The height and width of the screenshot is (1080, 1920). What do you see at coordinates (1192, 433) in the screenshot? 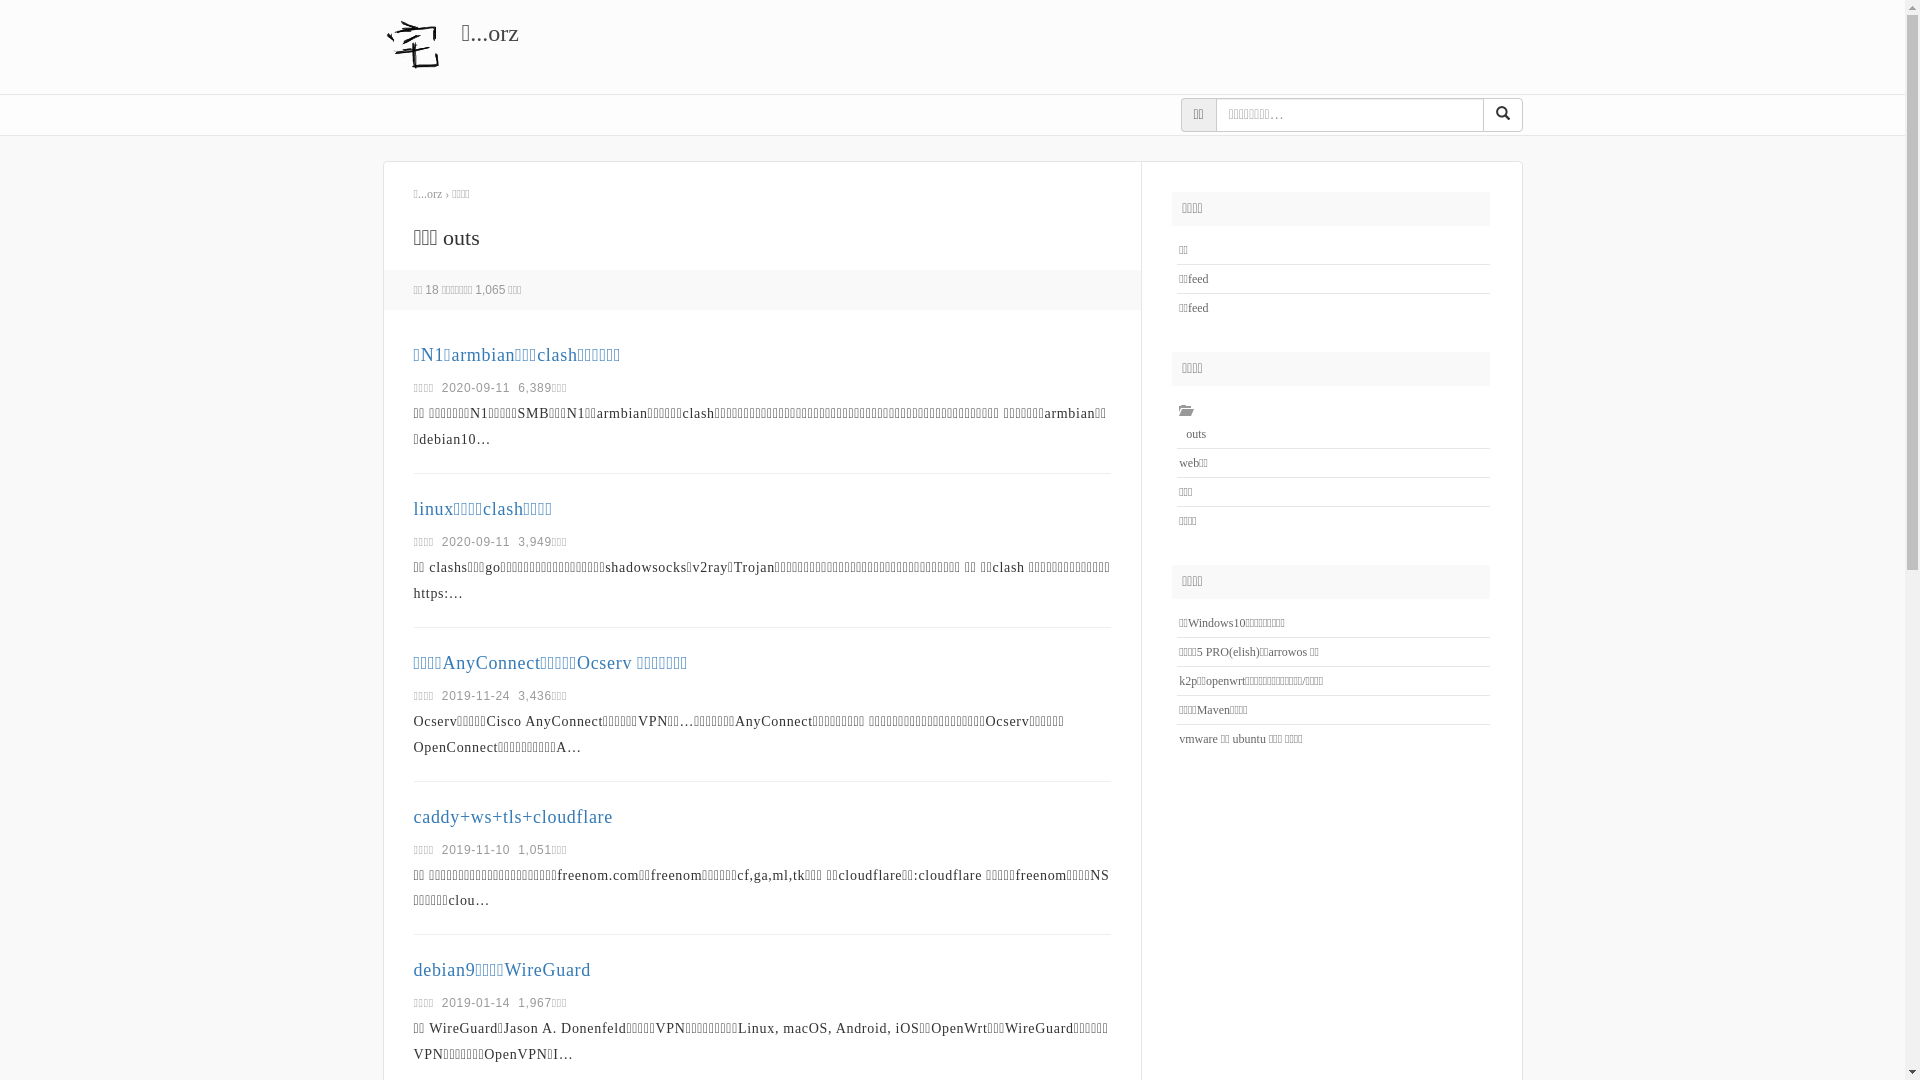
I see `'outs'` at bounding box center [1192, 433].